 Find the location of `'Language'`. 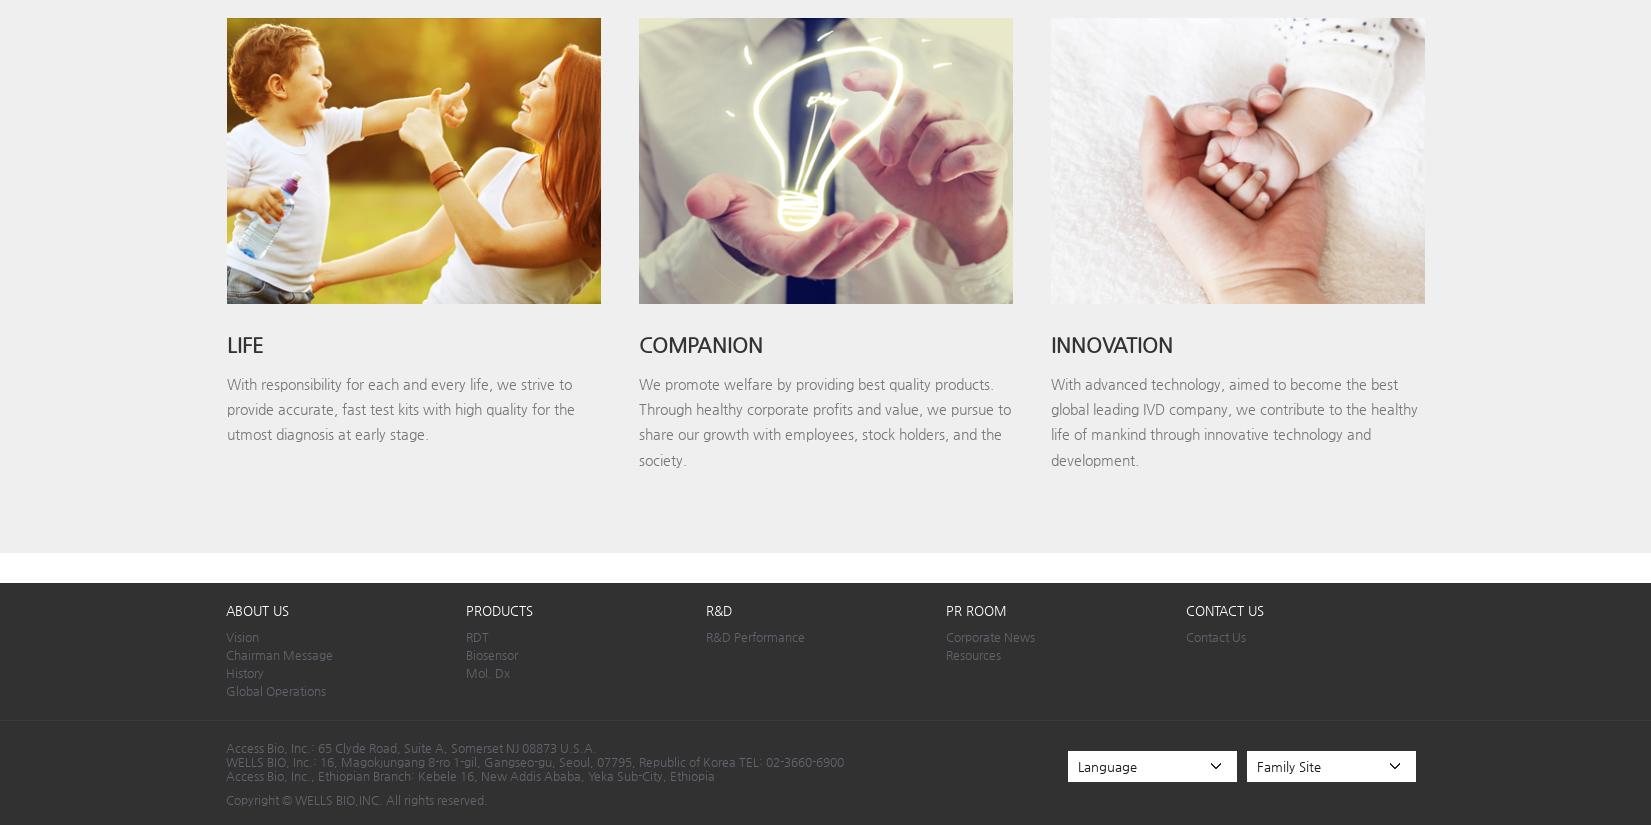

'Language' is located at coordinates (1105, 764).